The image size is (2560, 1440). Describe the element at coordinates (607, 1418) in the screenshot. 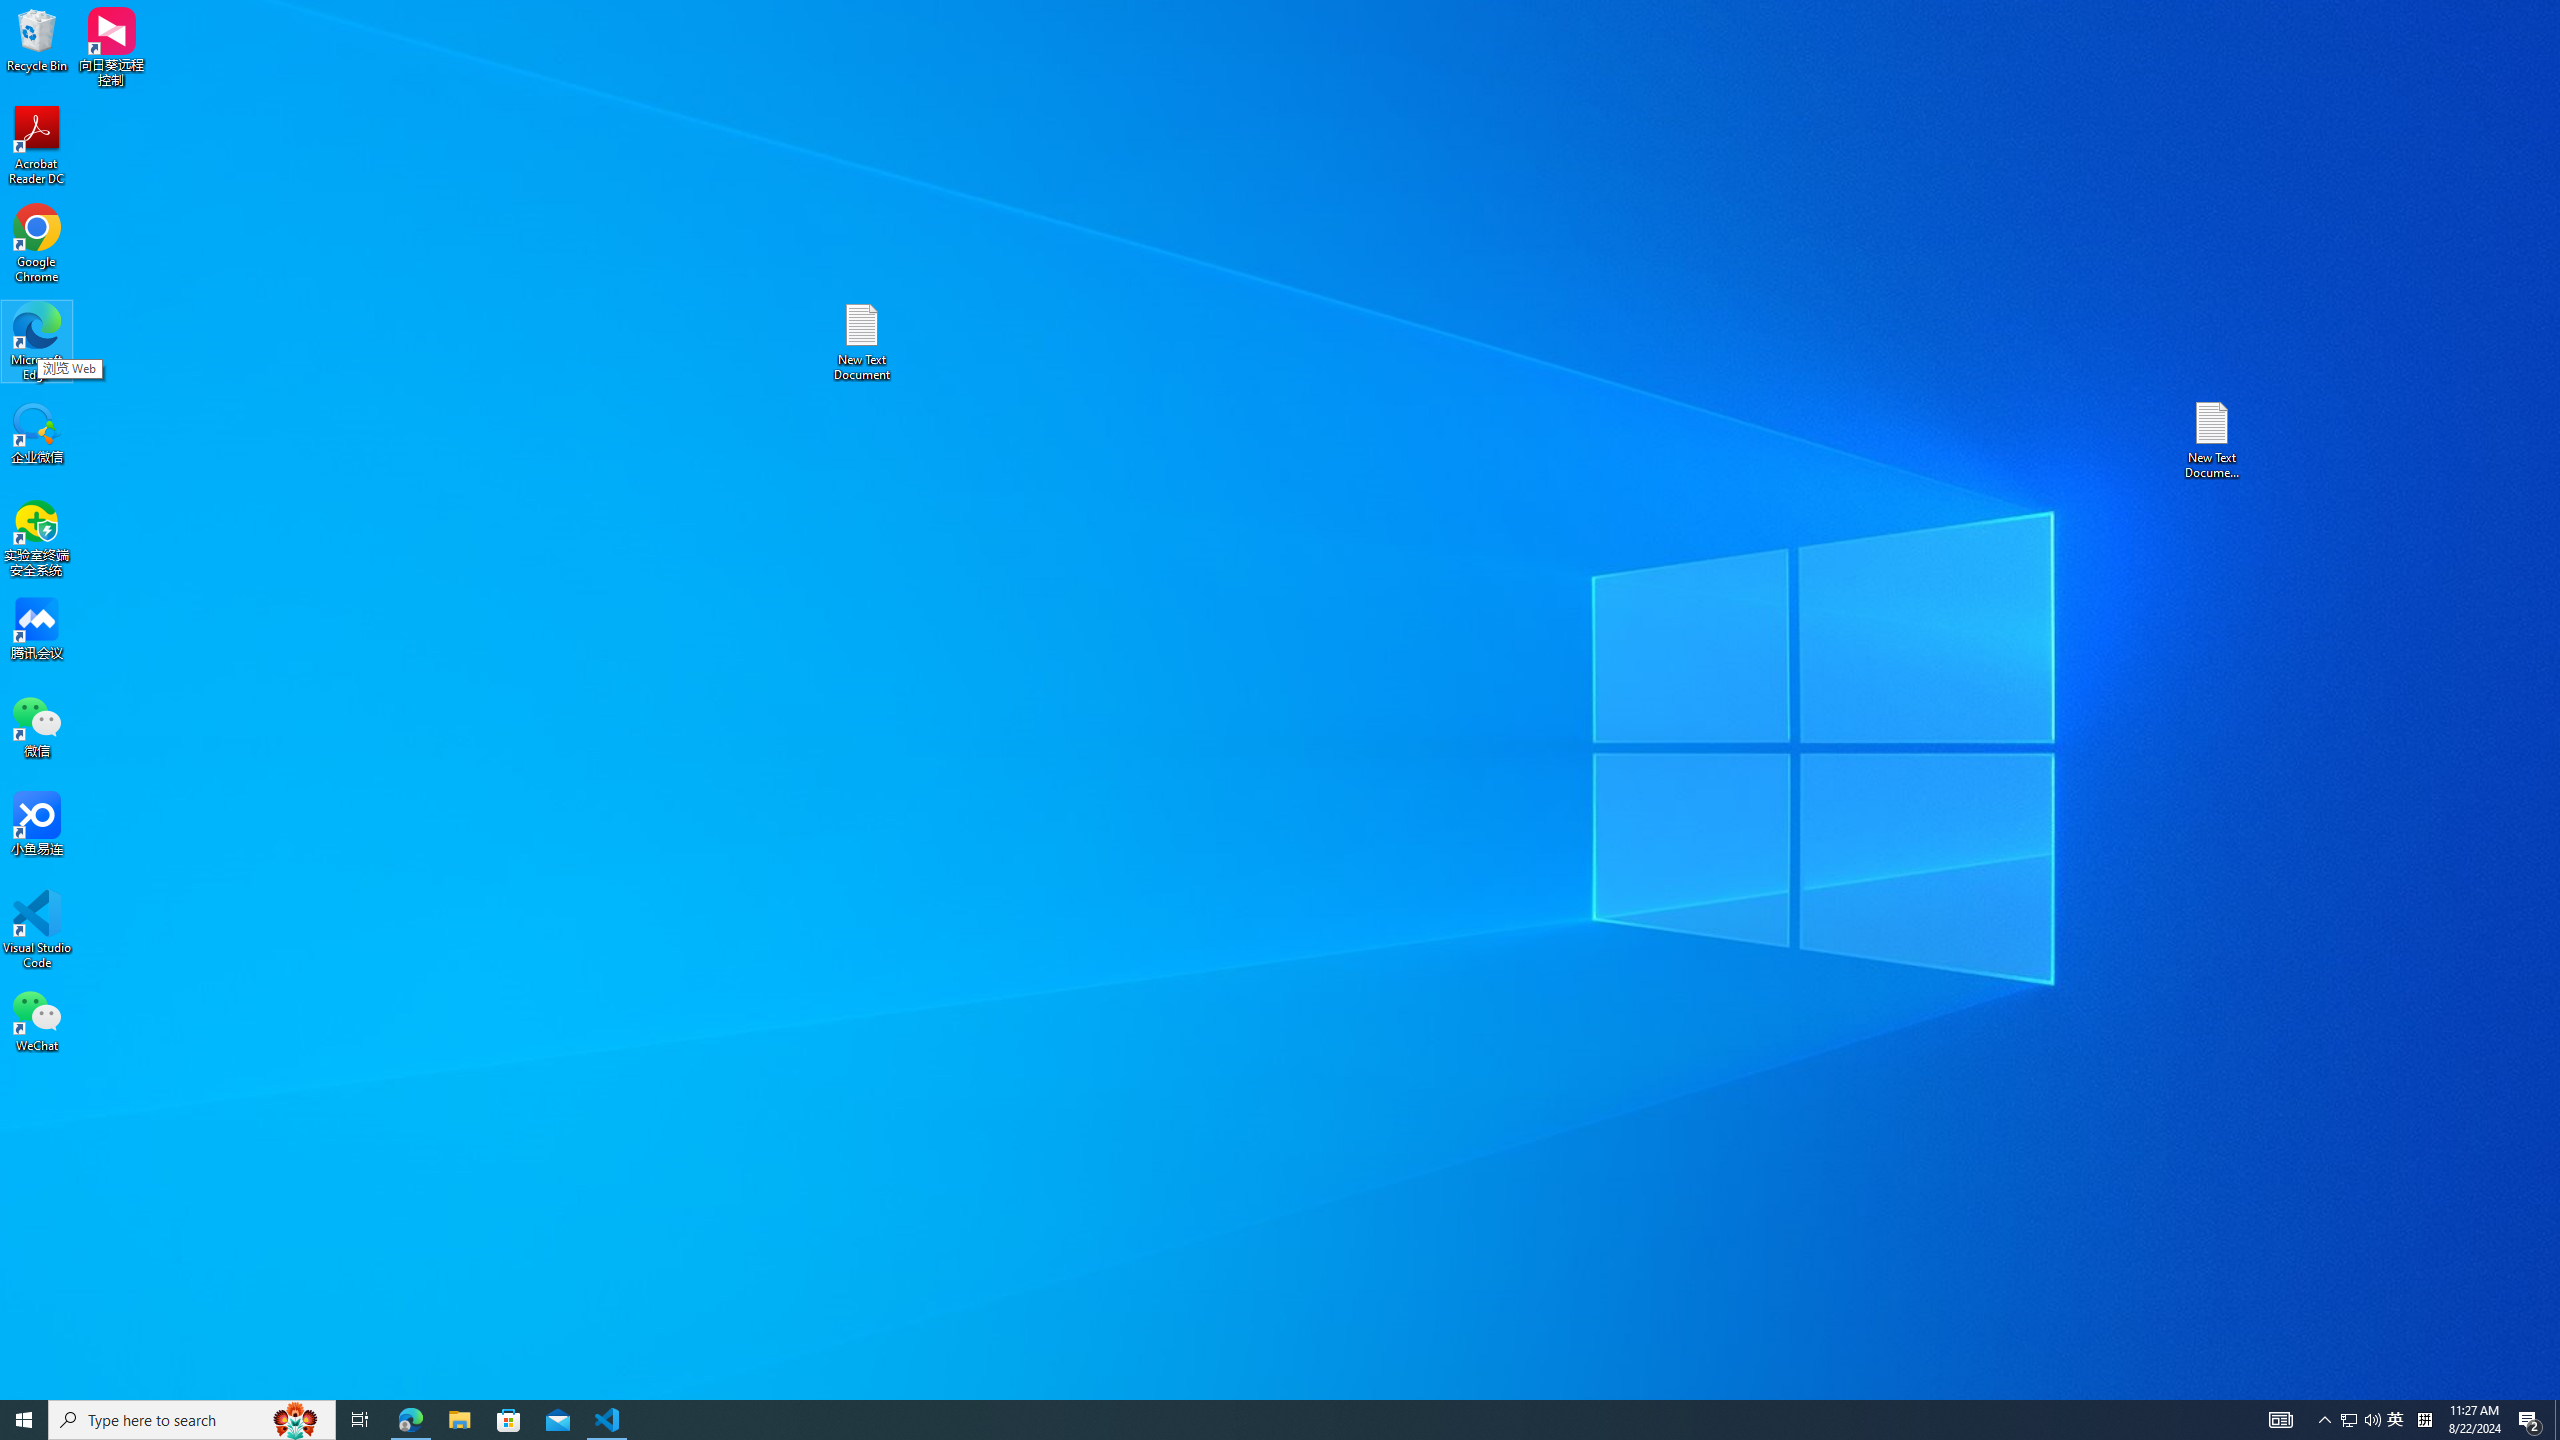

I see `'Visual Studio Code - 1 running window'` at that location.